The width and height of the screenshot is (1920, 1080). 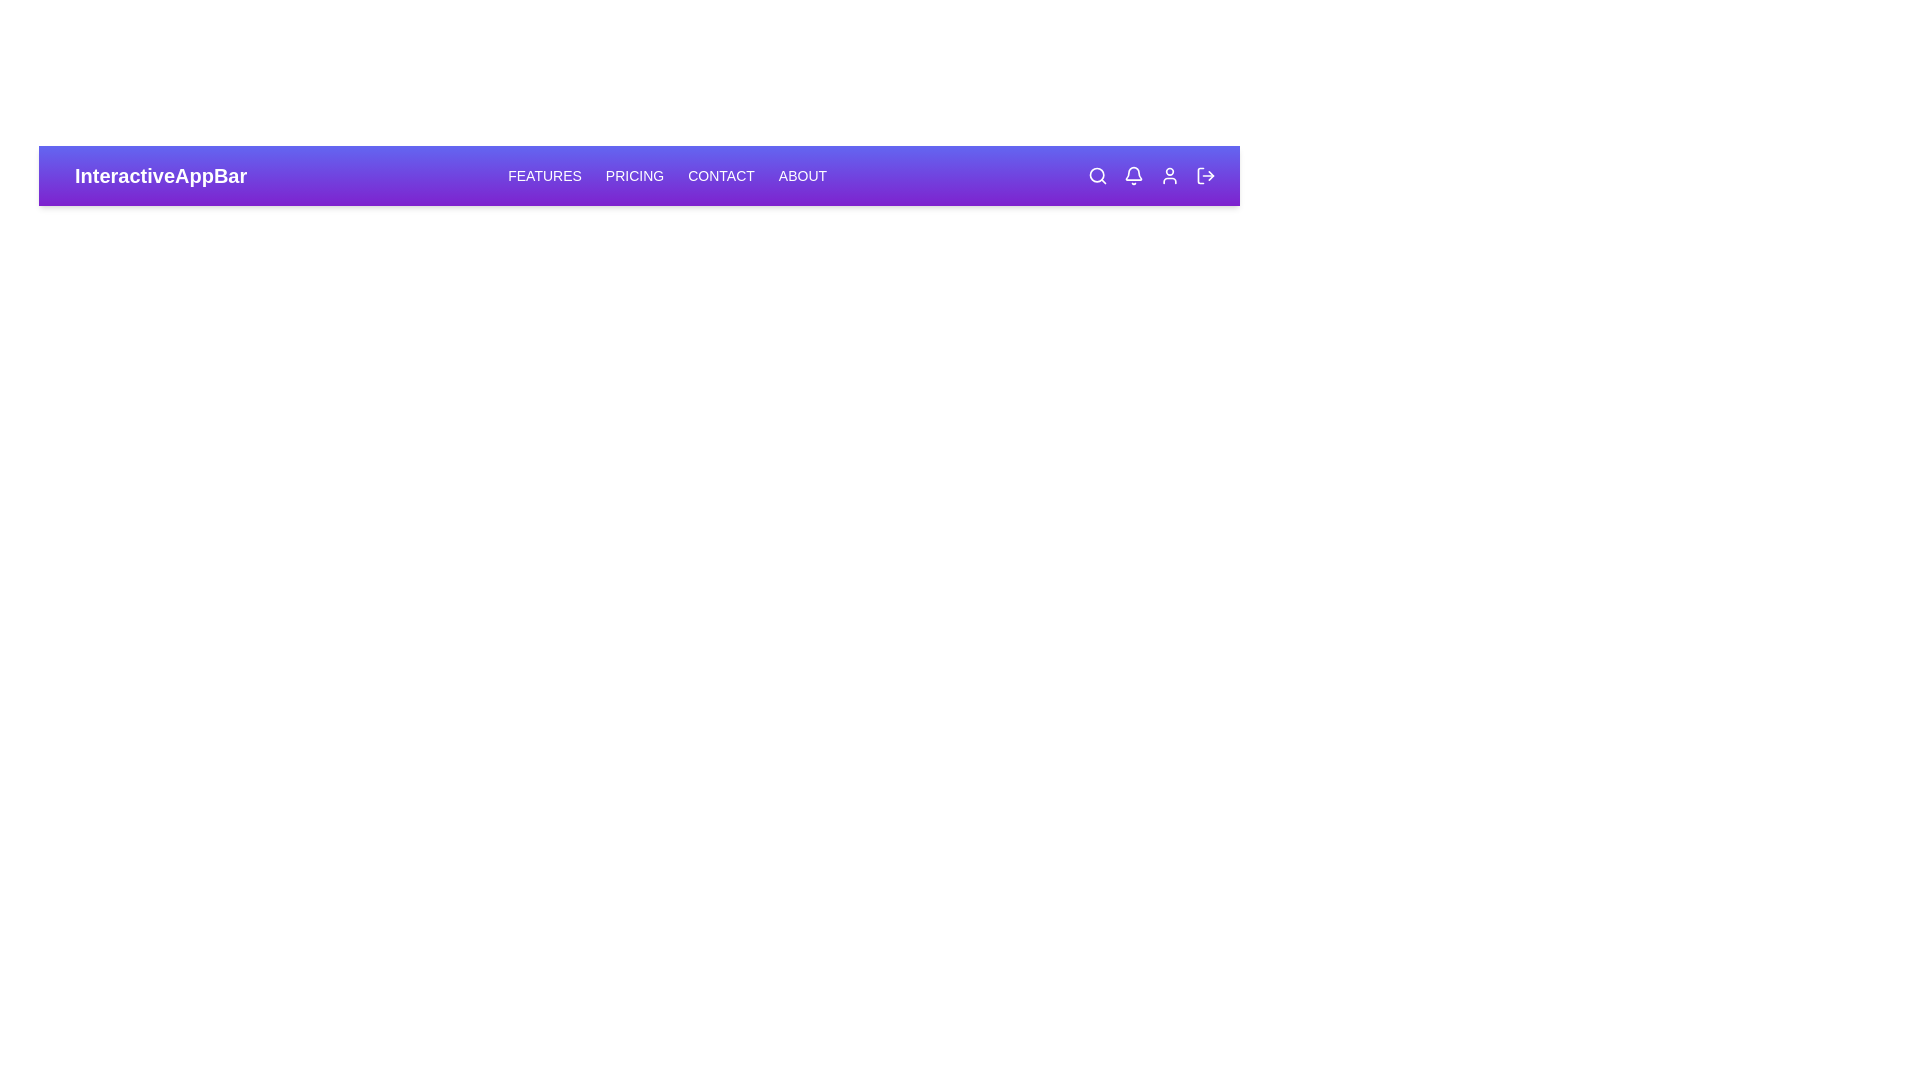 I want to click on the 'Pricing' navigation link, so click(x=633, y=175).